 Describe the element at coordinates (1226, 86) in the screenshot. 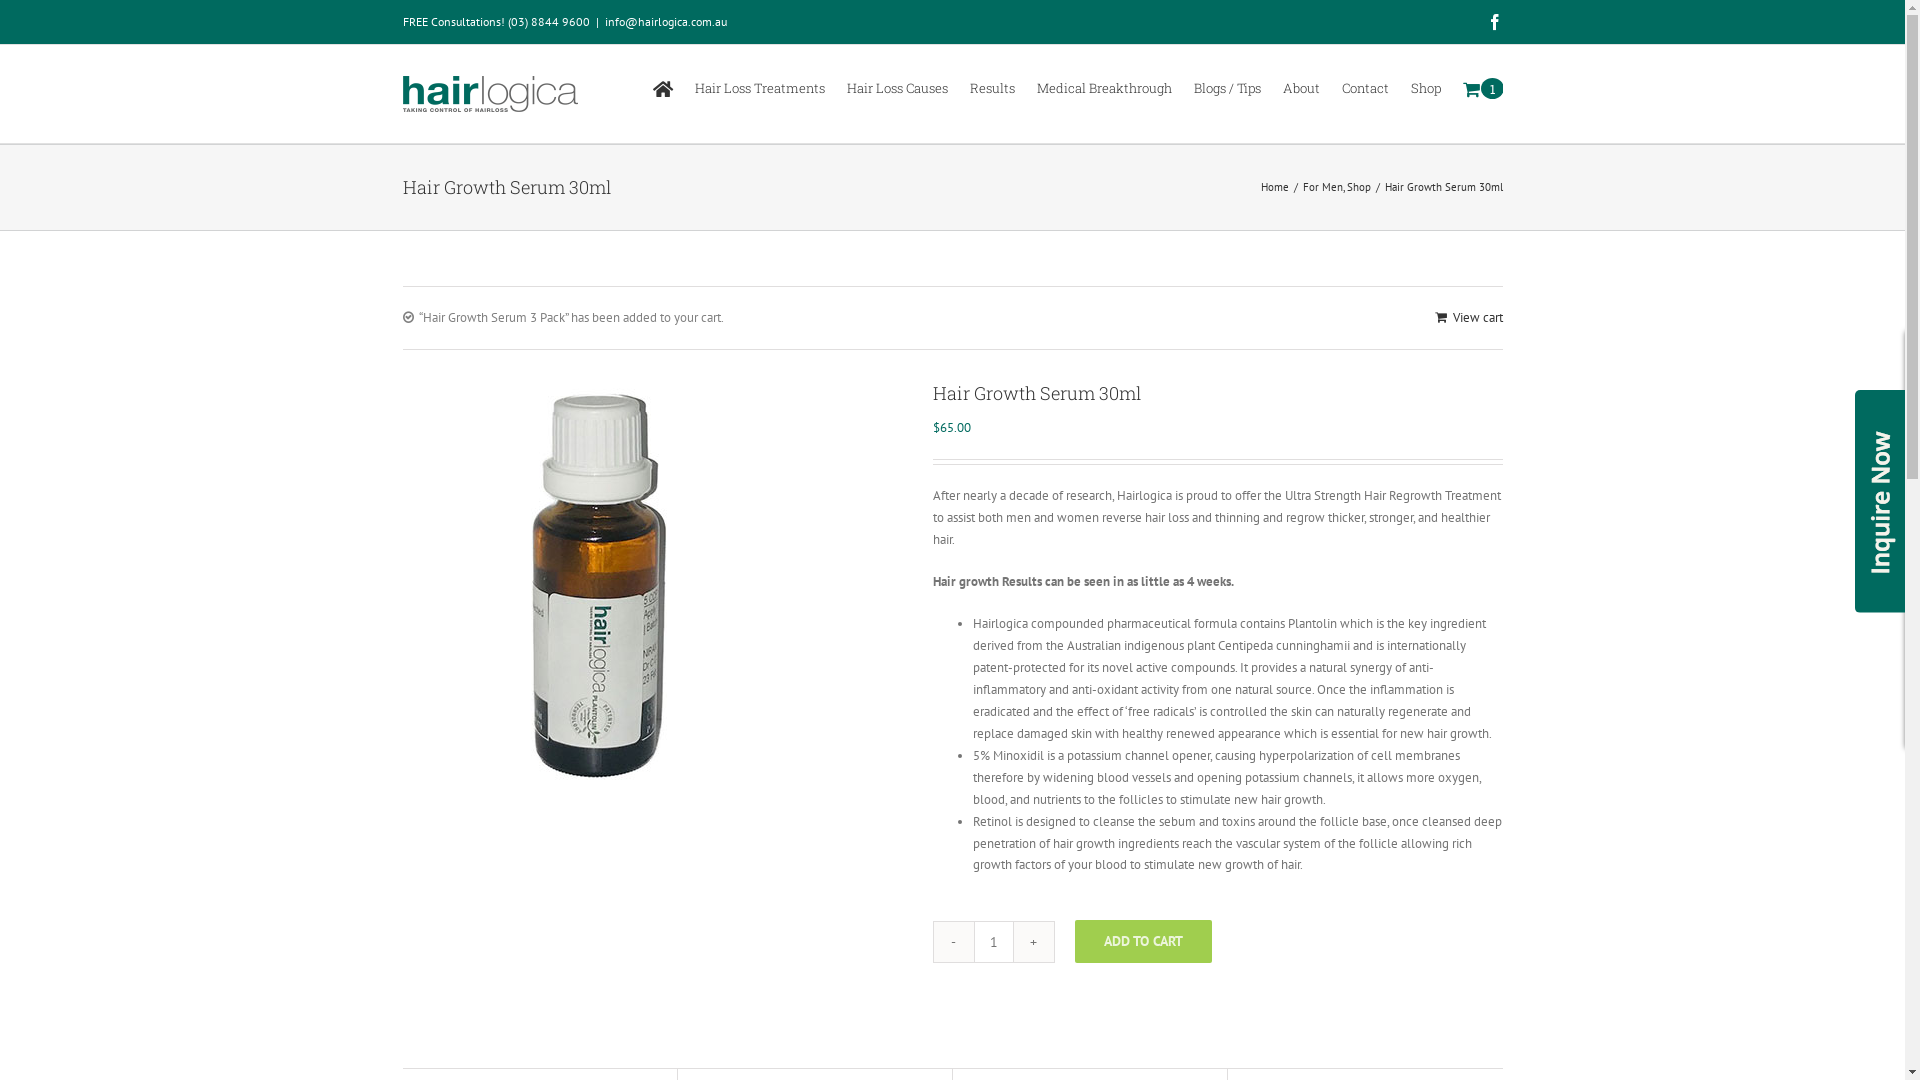

I see `'Blogs / Tips'` at that location.